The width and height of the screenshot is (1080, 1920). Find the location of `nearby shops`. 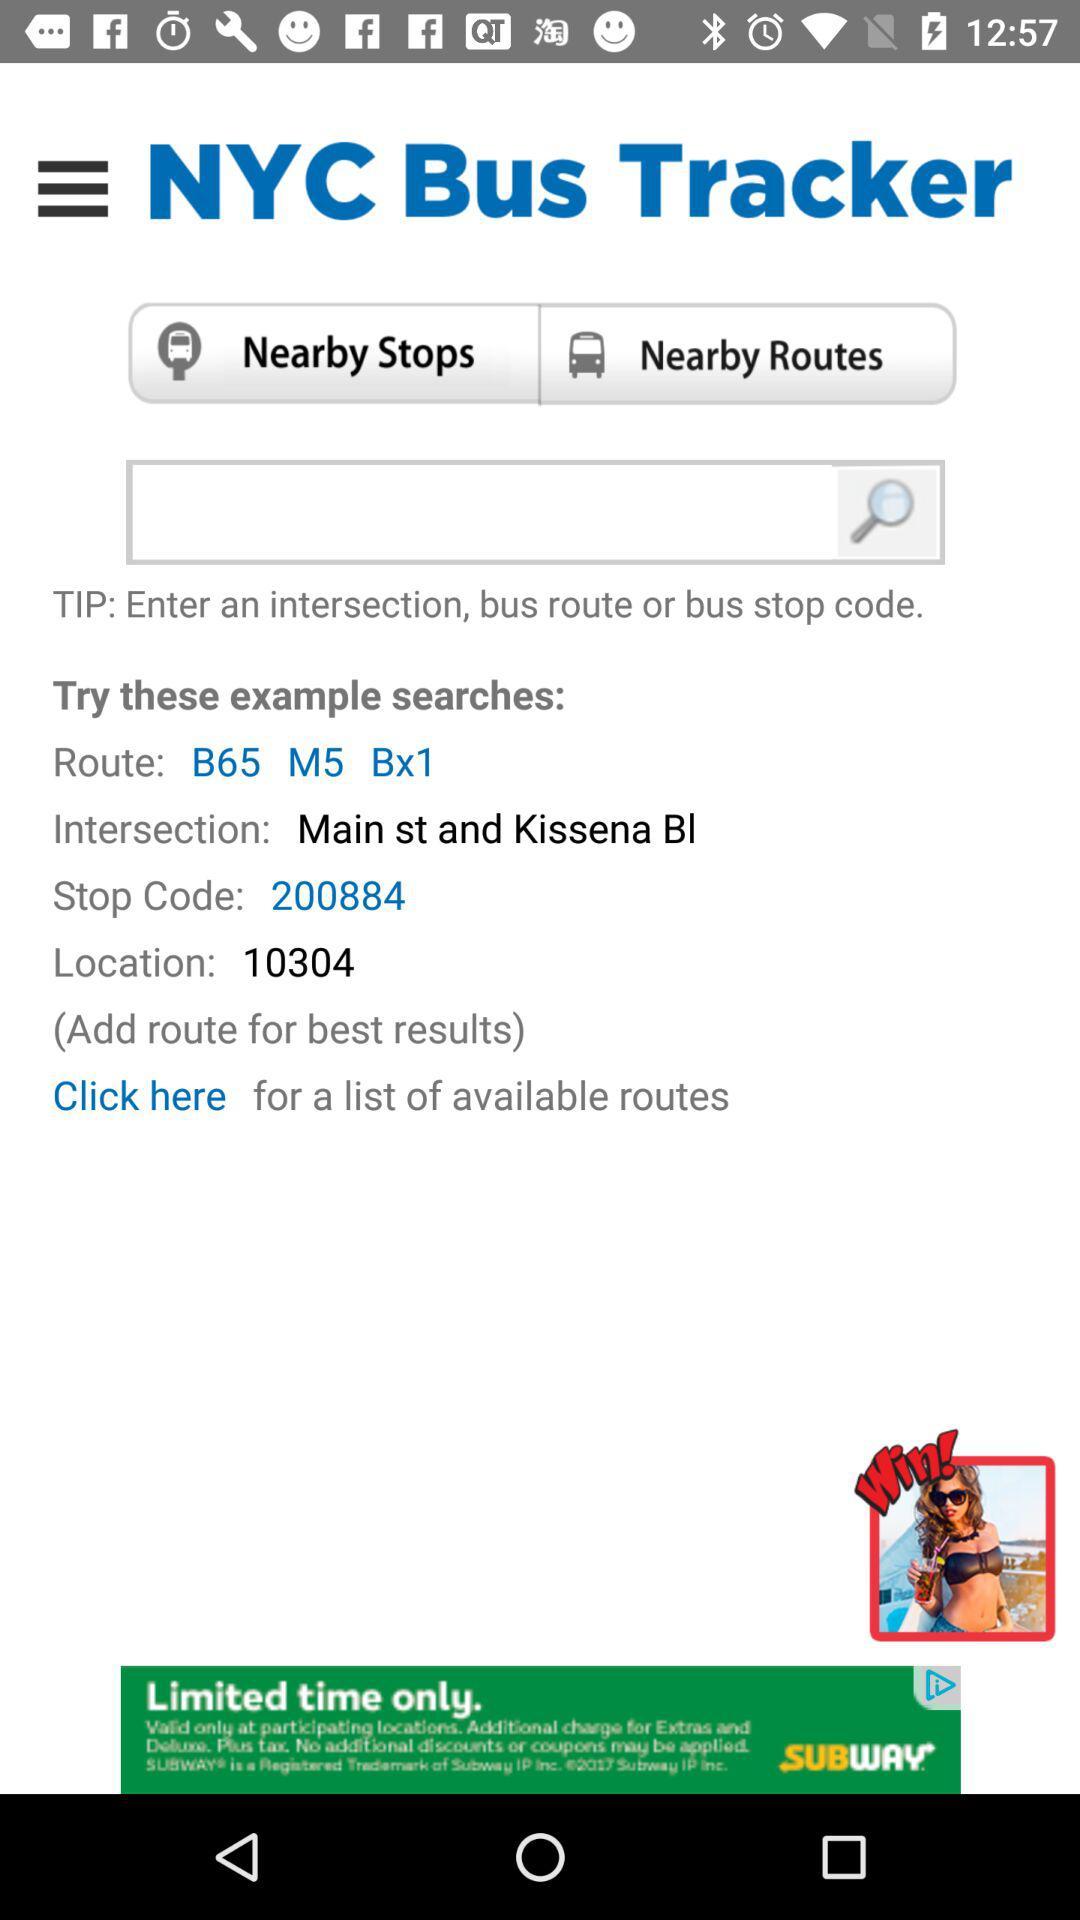

nearby shops is located at coordinates (324, 353).